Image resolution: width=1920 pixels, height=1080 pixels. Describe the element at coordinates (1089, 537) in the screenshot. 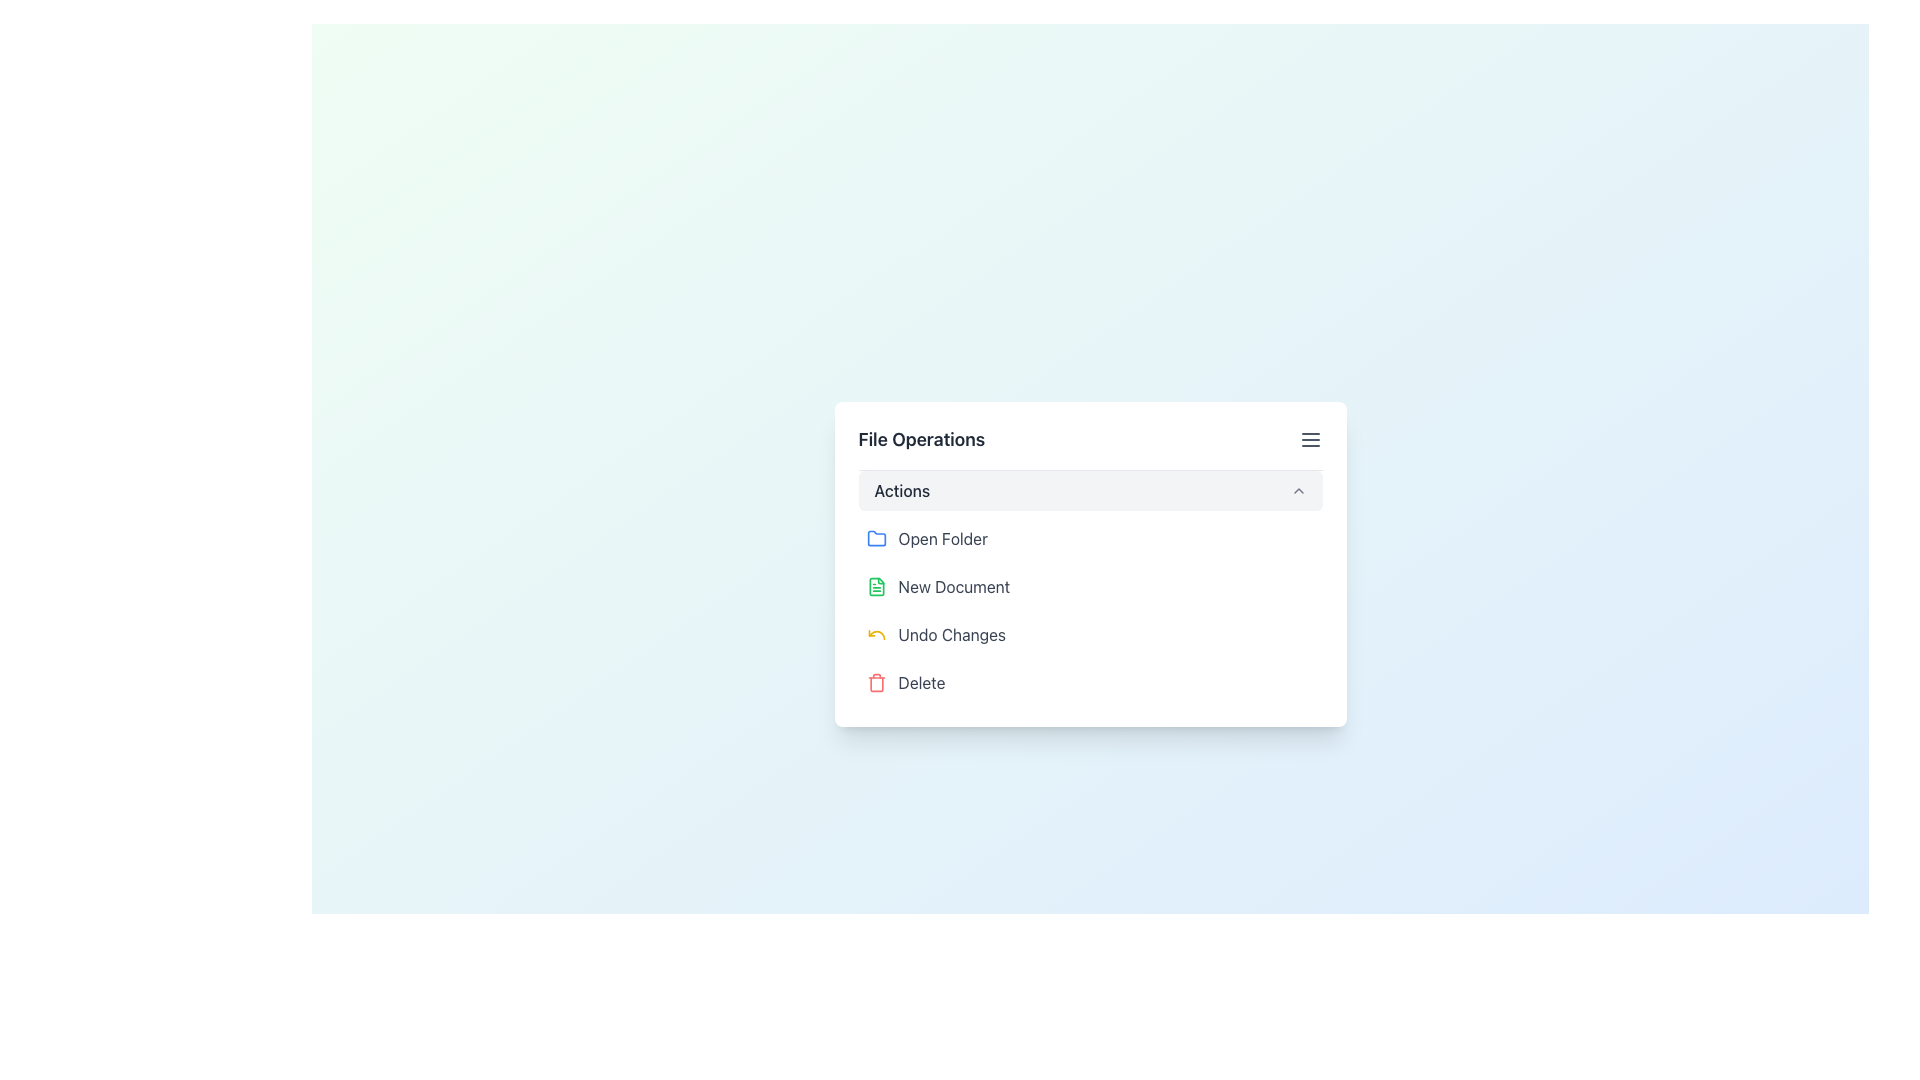

I see `the 'Open Folder' button, which is the first option in the 'File Operations' menu, located above 'New Document' and below the 'Actions' title` at that location.